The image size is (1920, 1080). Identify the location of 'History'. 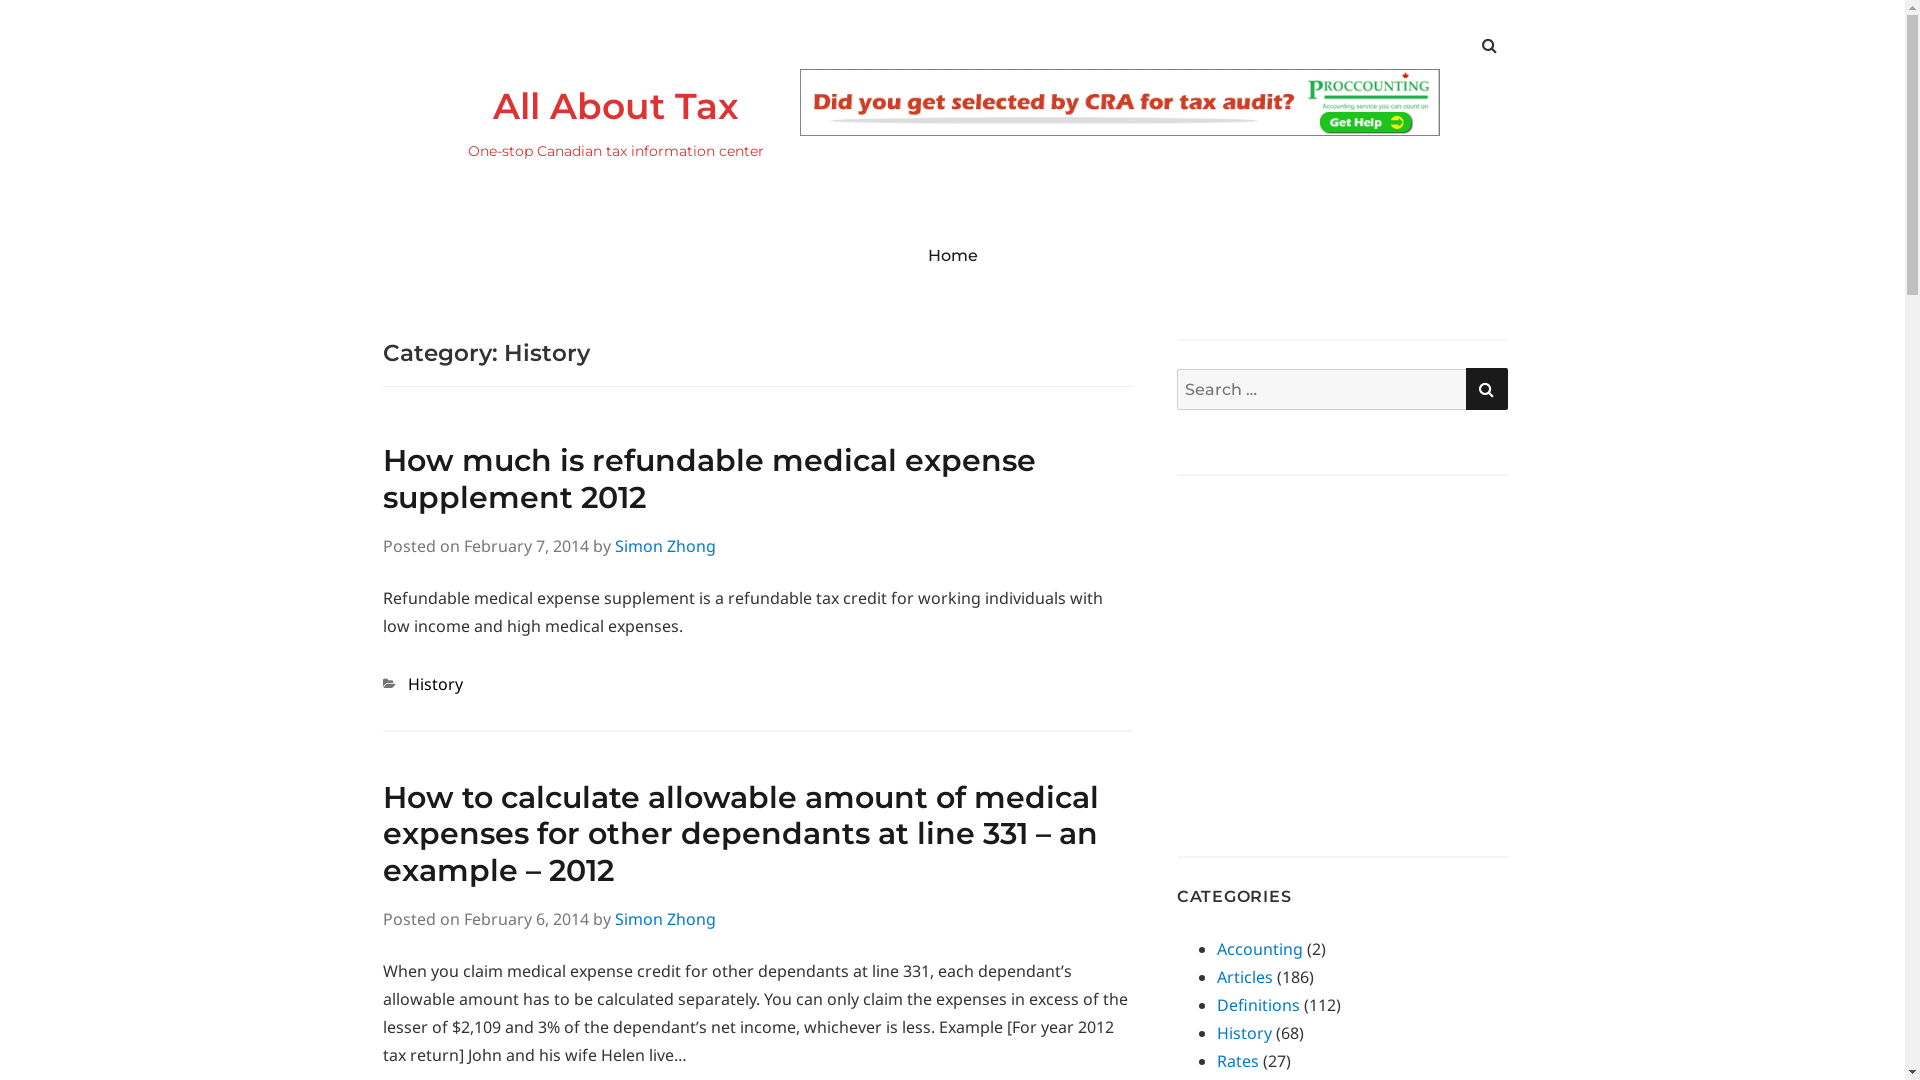
(434, 682).